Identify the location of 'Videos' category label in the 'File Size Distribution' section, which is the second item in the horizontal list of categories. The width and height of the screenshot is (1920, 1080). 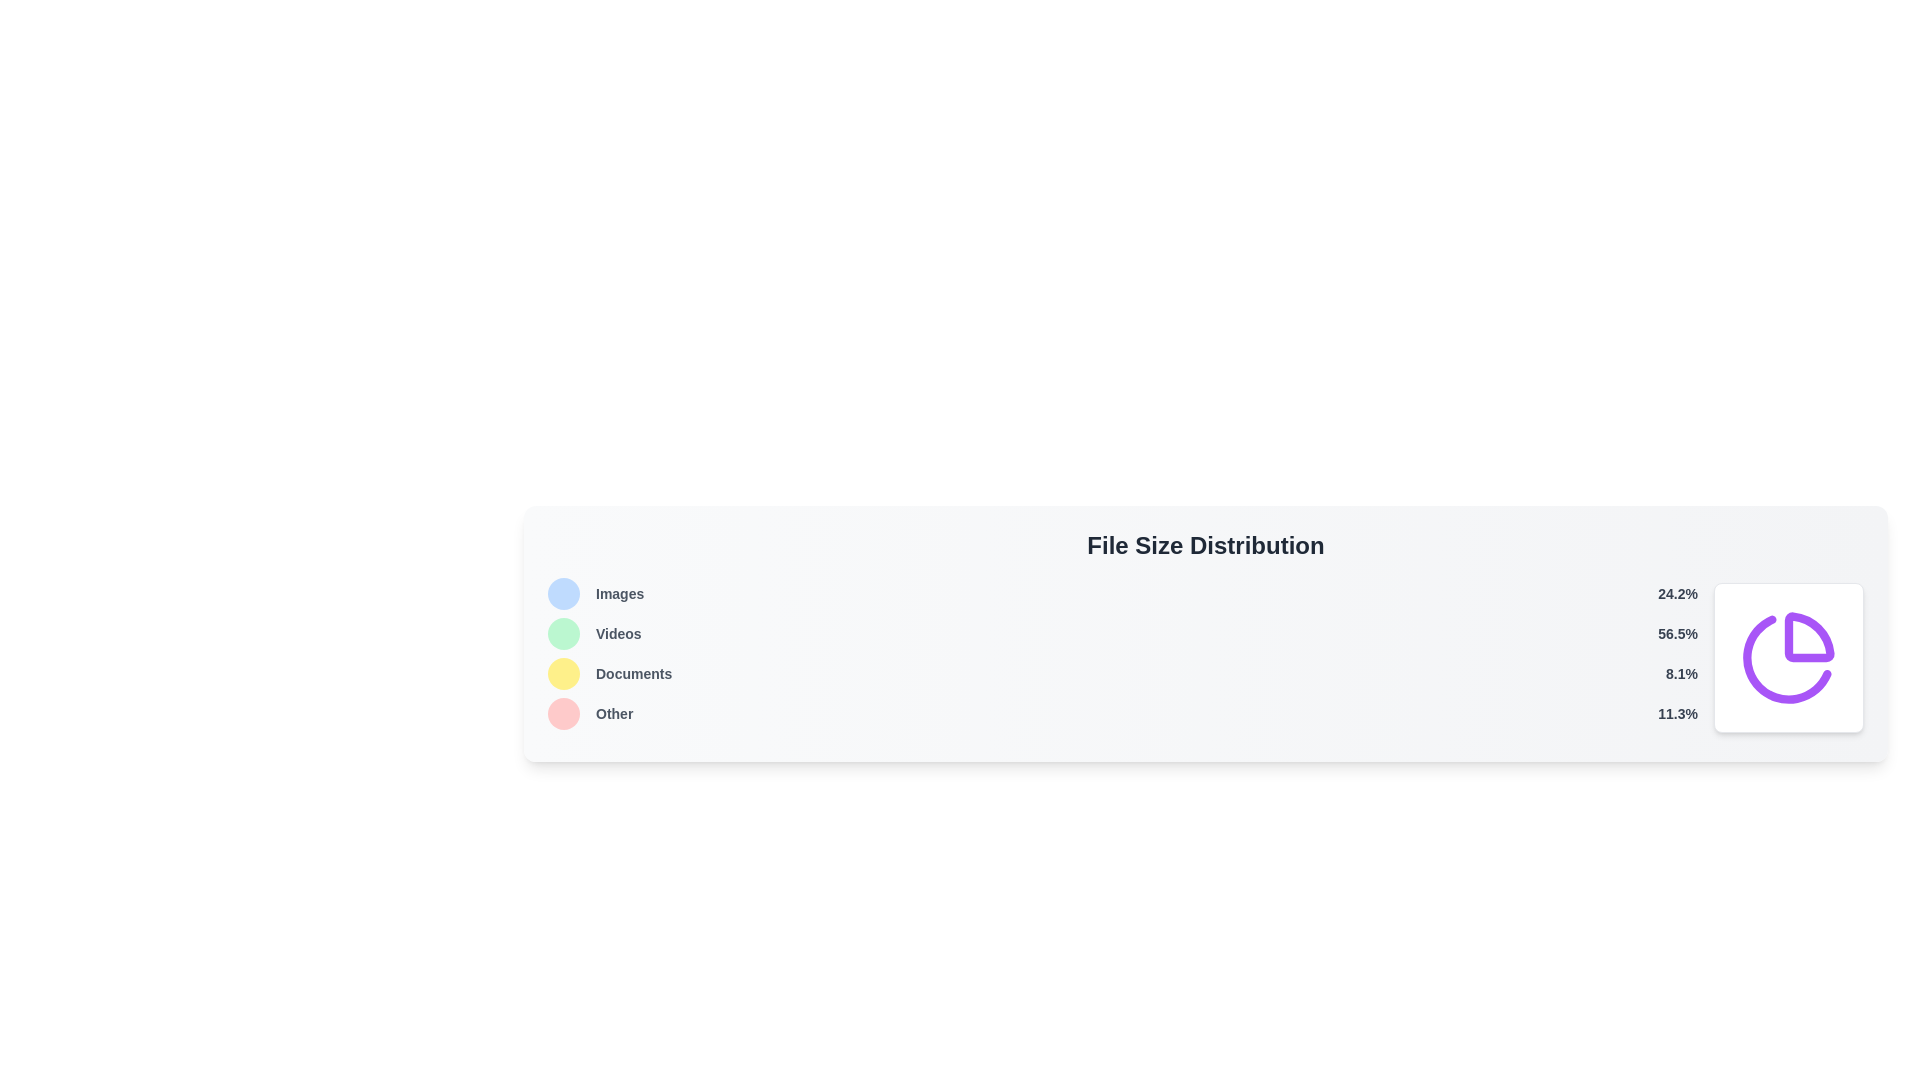
(617, 633).